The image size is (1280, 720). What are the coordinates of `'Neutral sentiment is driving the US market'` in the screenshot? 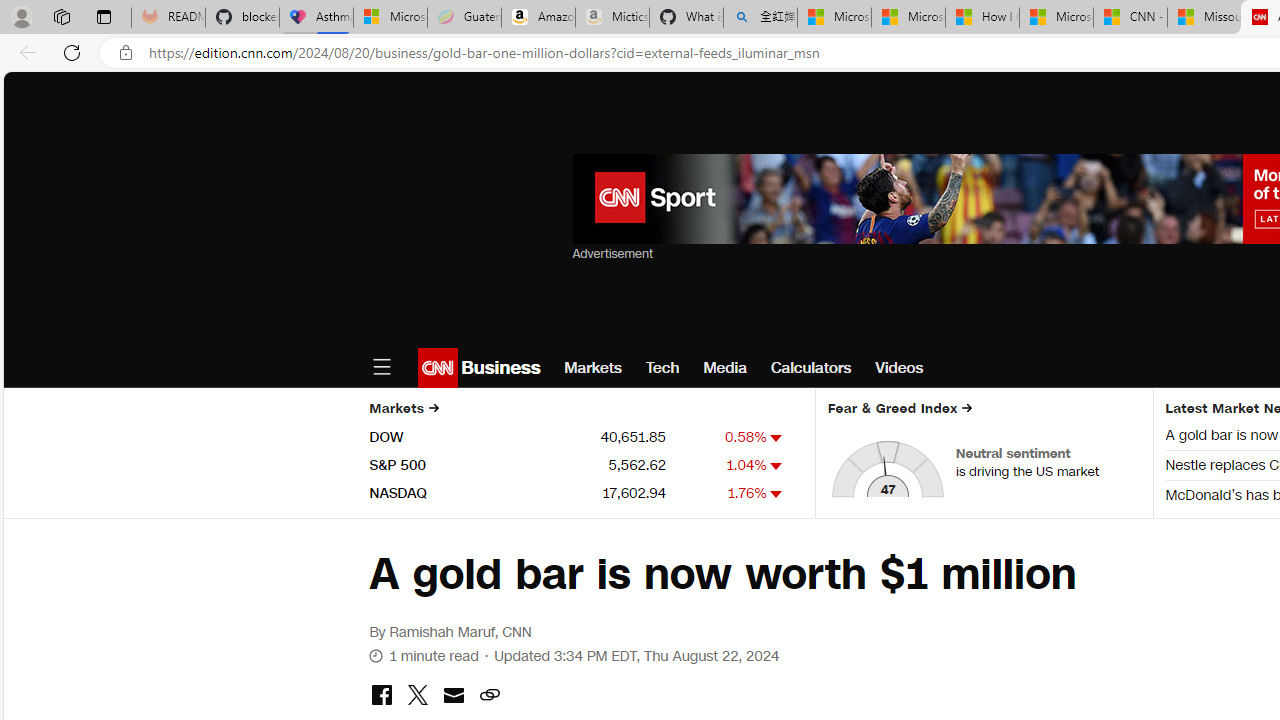 It's located at (1047, 462).